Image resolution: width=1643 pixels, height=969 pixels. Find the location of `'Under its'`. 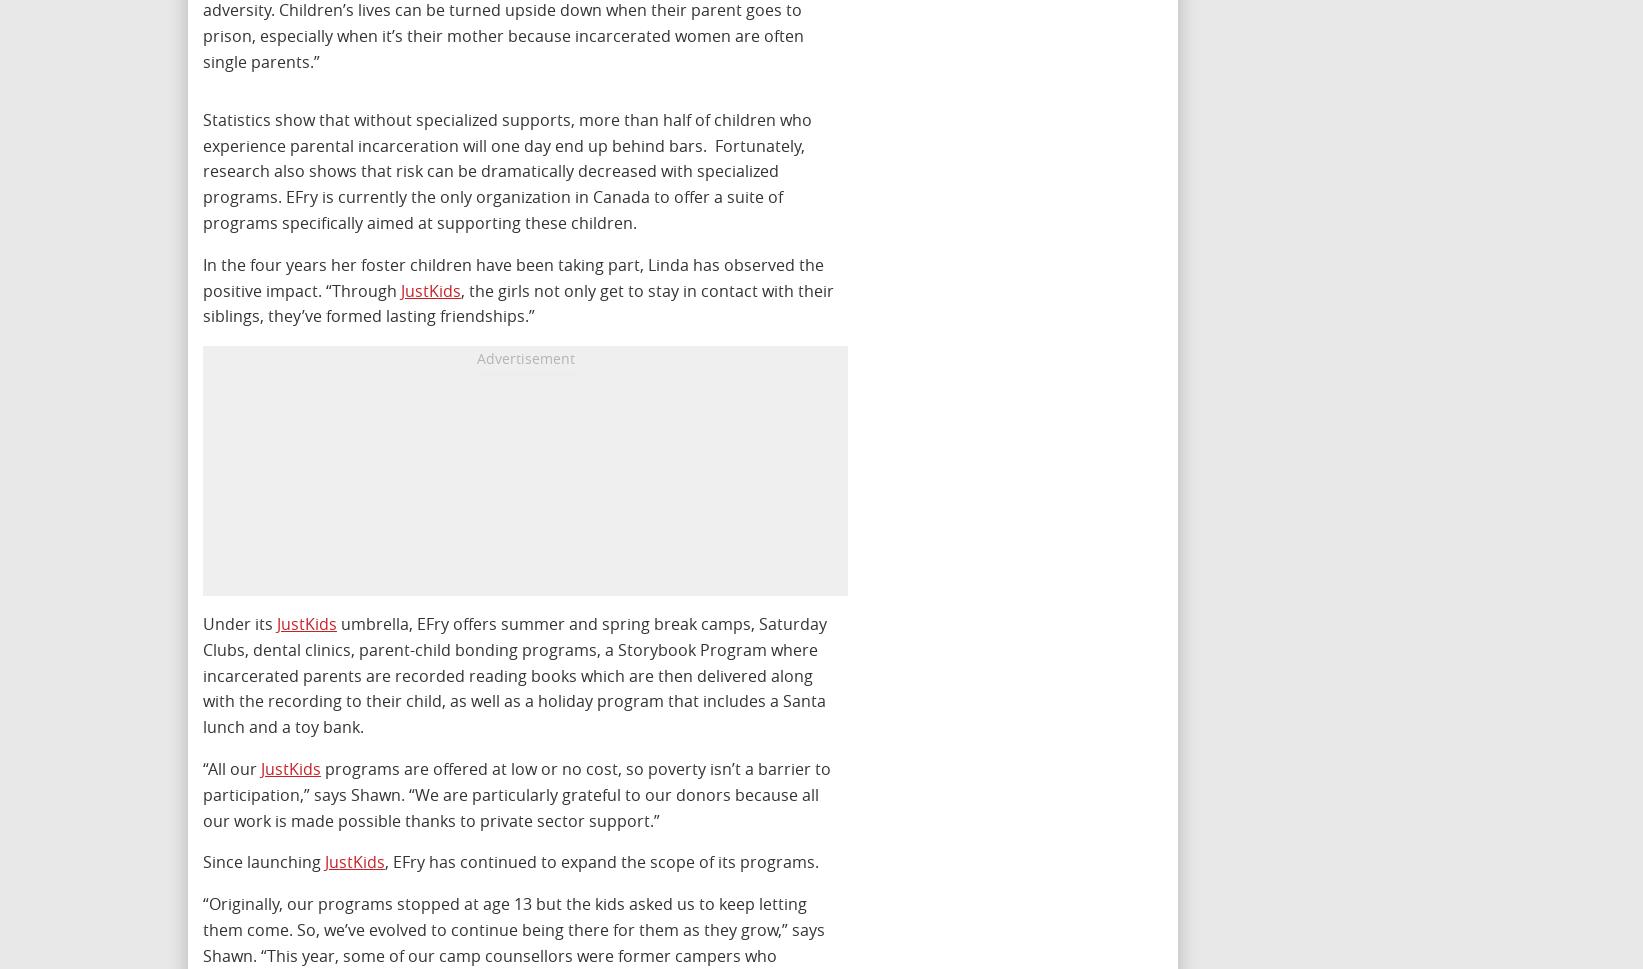

'Under its' is located at coordinates (240, 624).